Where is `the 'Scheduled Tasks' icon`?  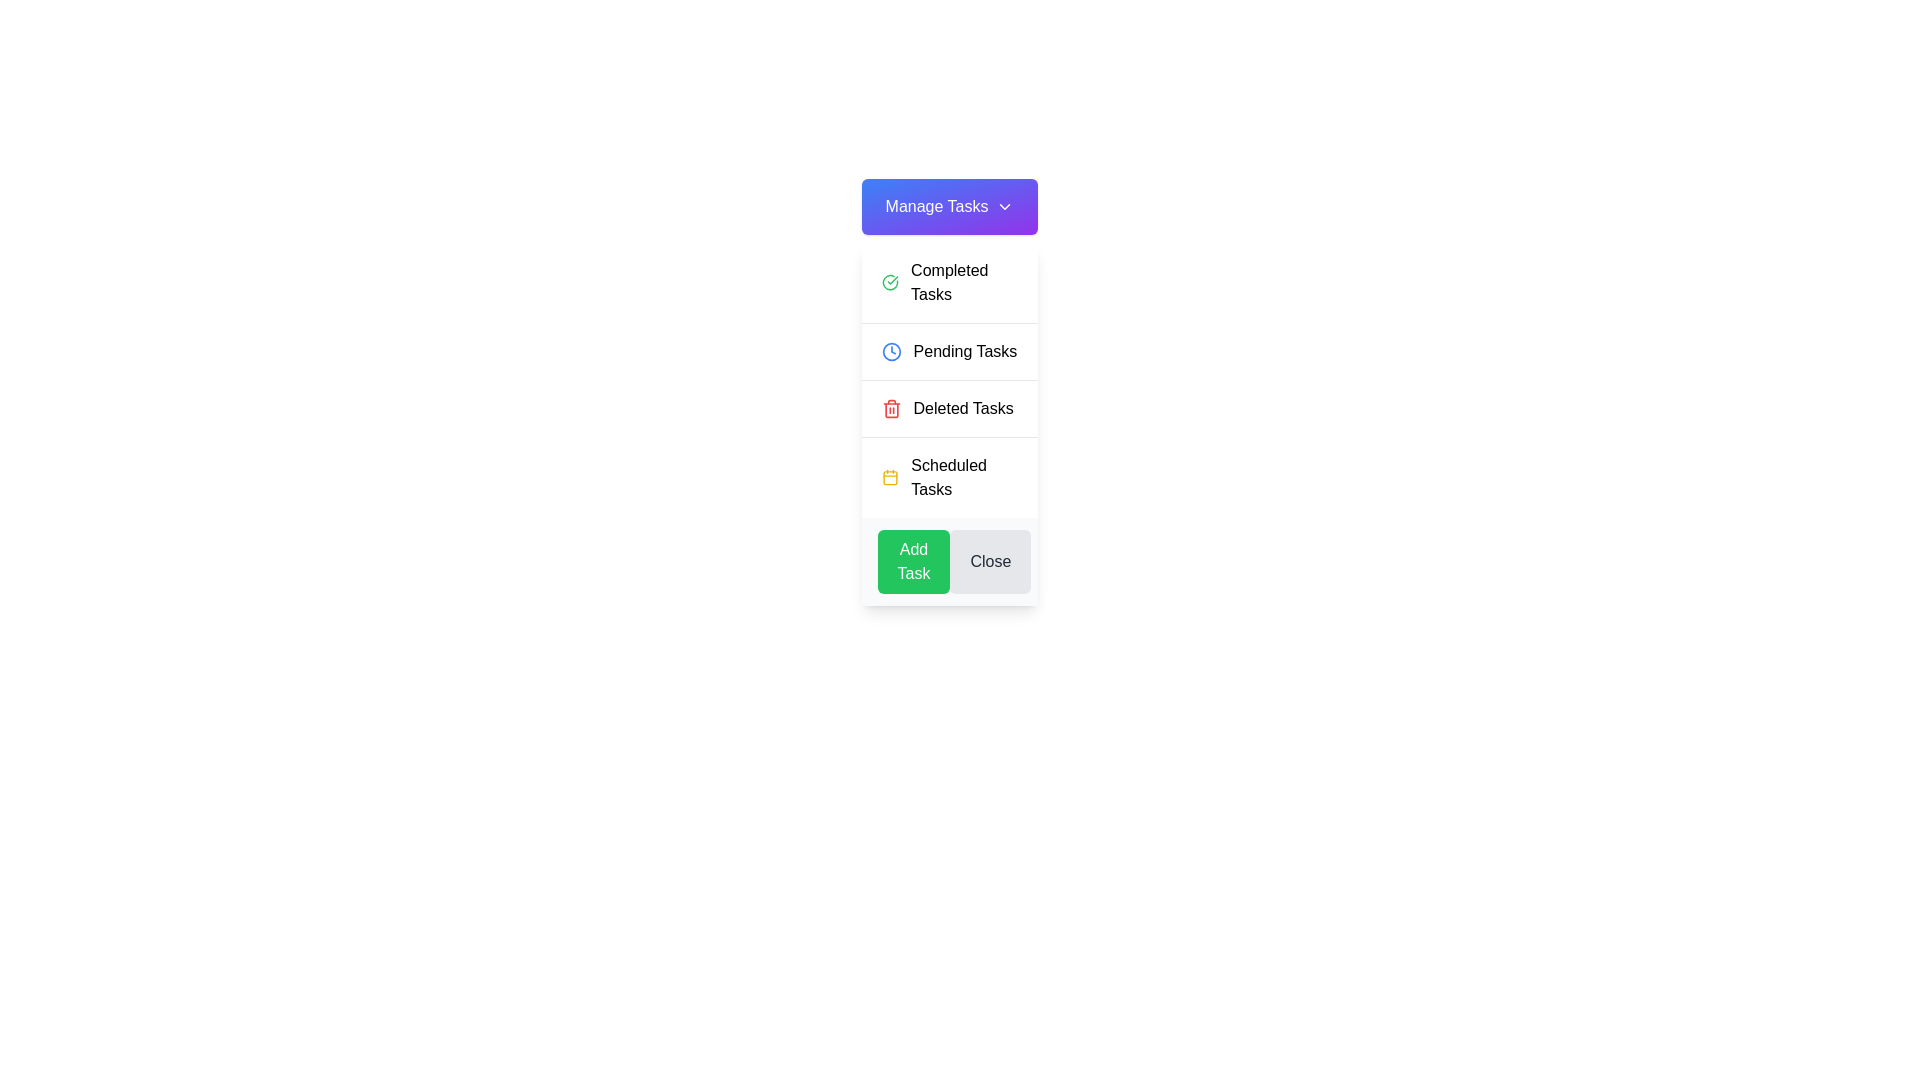 the 'Scheduled Tasks' icon is located at coordinates (889, 478).